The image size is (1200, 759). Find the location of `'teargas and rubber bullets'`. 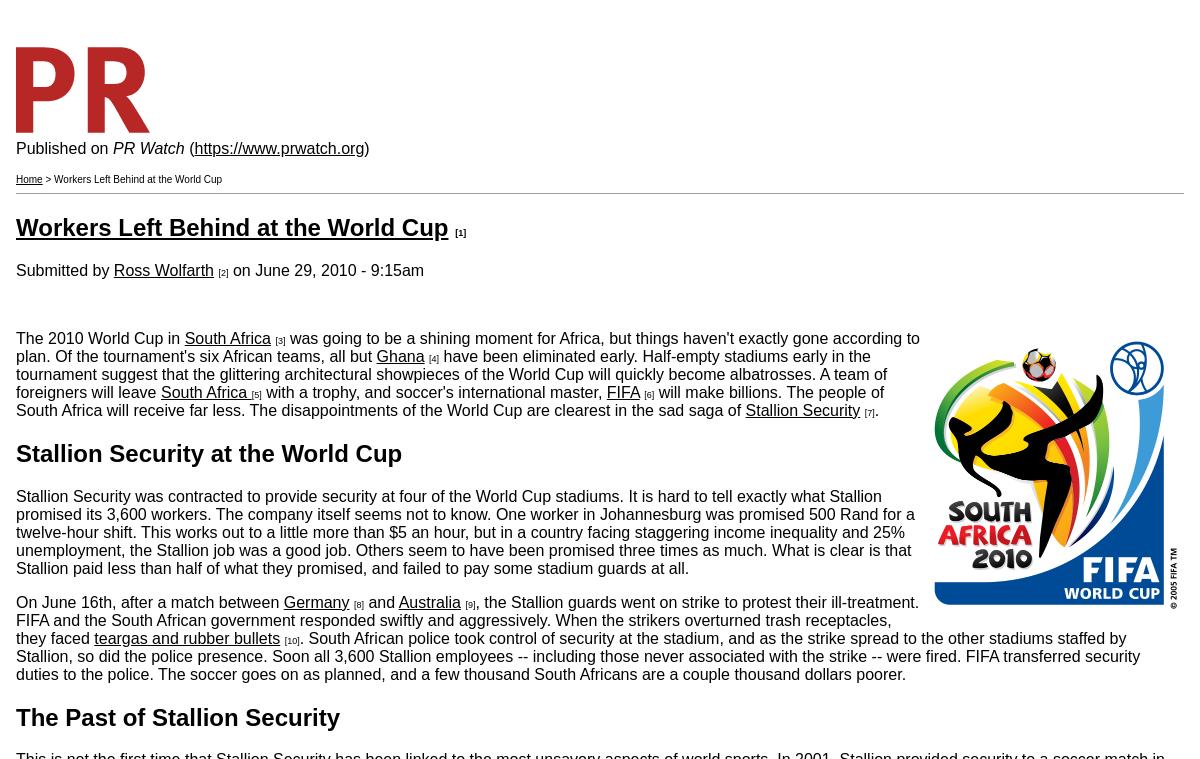

'teargas and rubber bullets' is located at coordinates (185, 637).